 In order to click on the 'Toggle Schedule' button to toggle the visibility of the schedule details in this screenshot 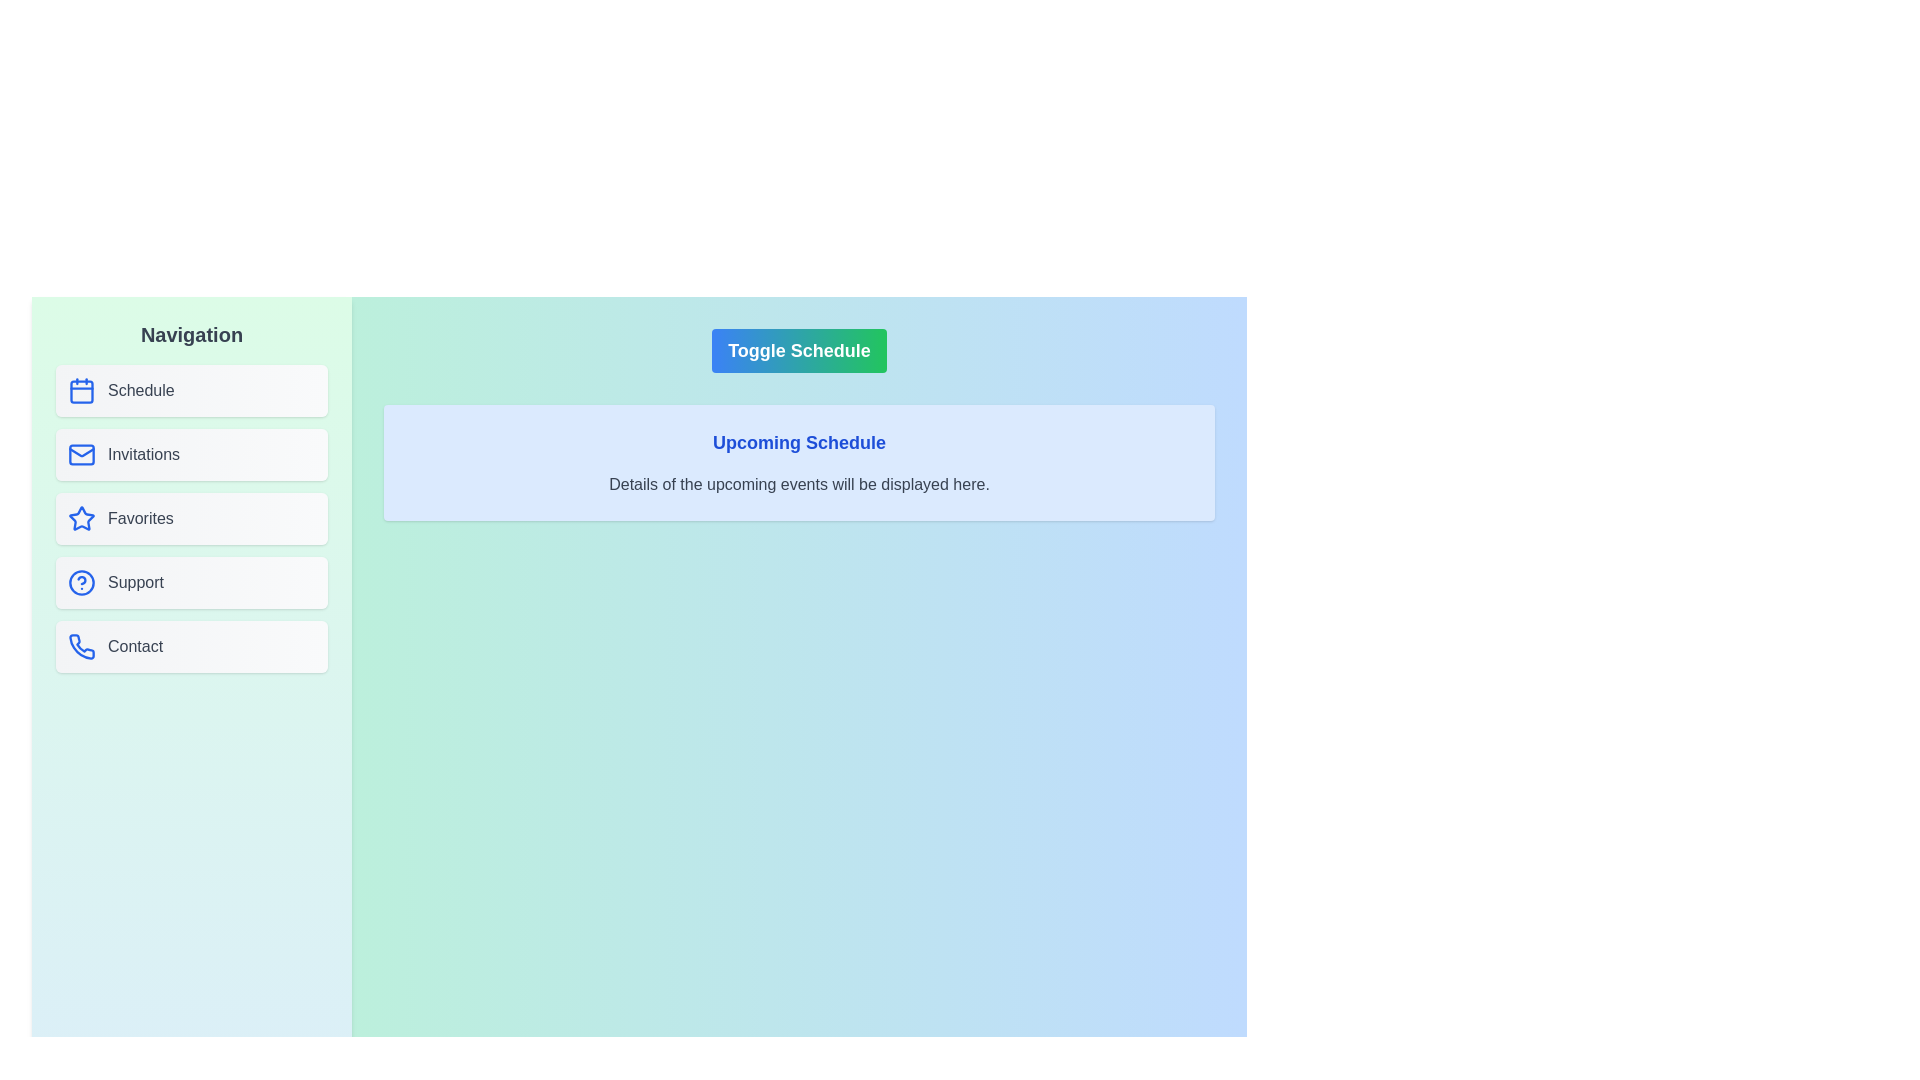, I will do `click(798, 350)`.